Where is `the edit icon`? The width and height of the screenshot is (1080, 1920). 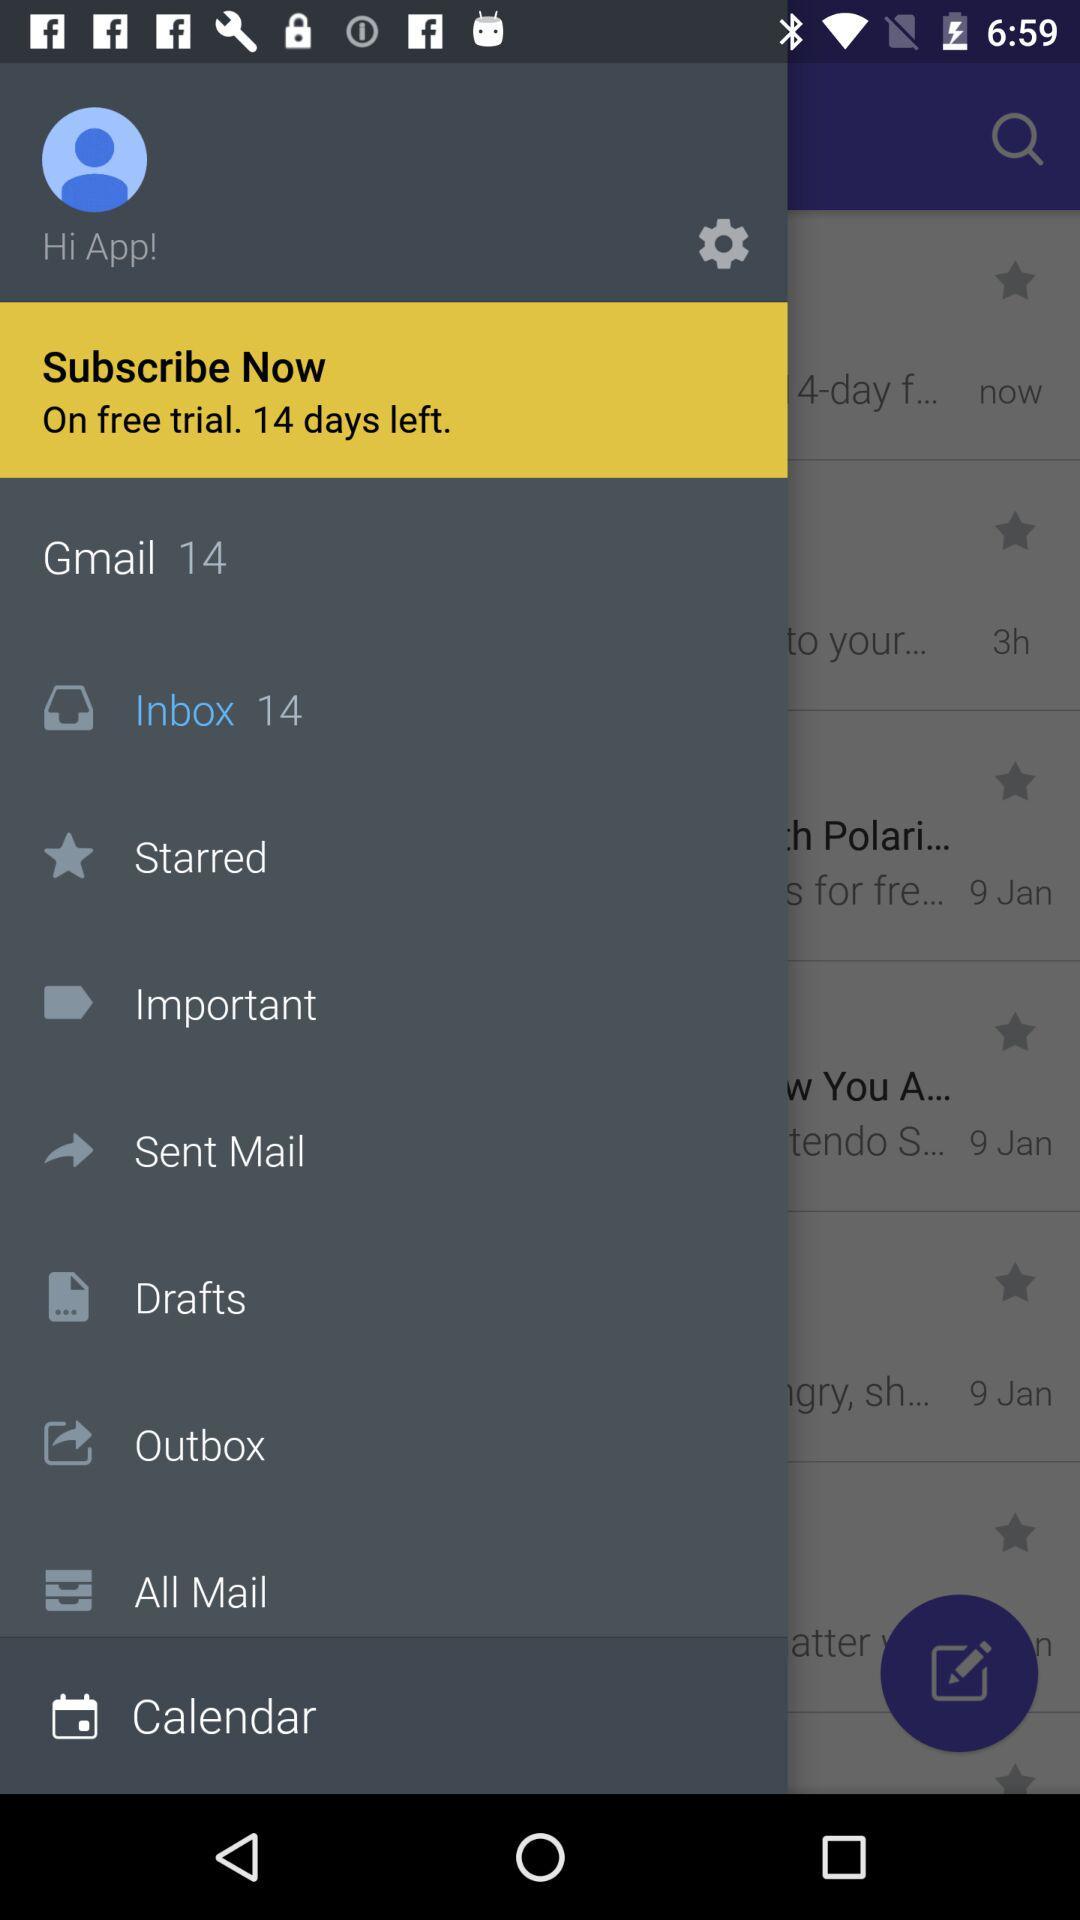
the edit icon is located at coordinates (958, 1673).